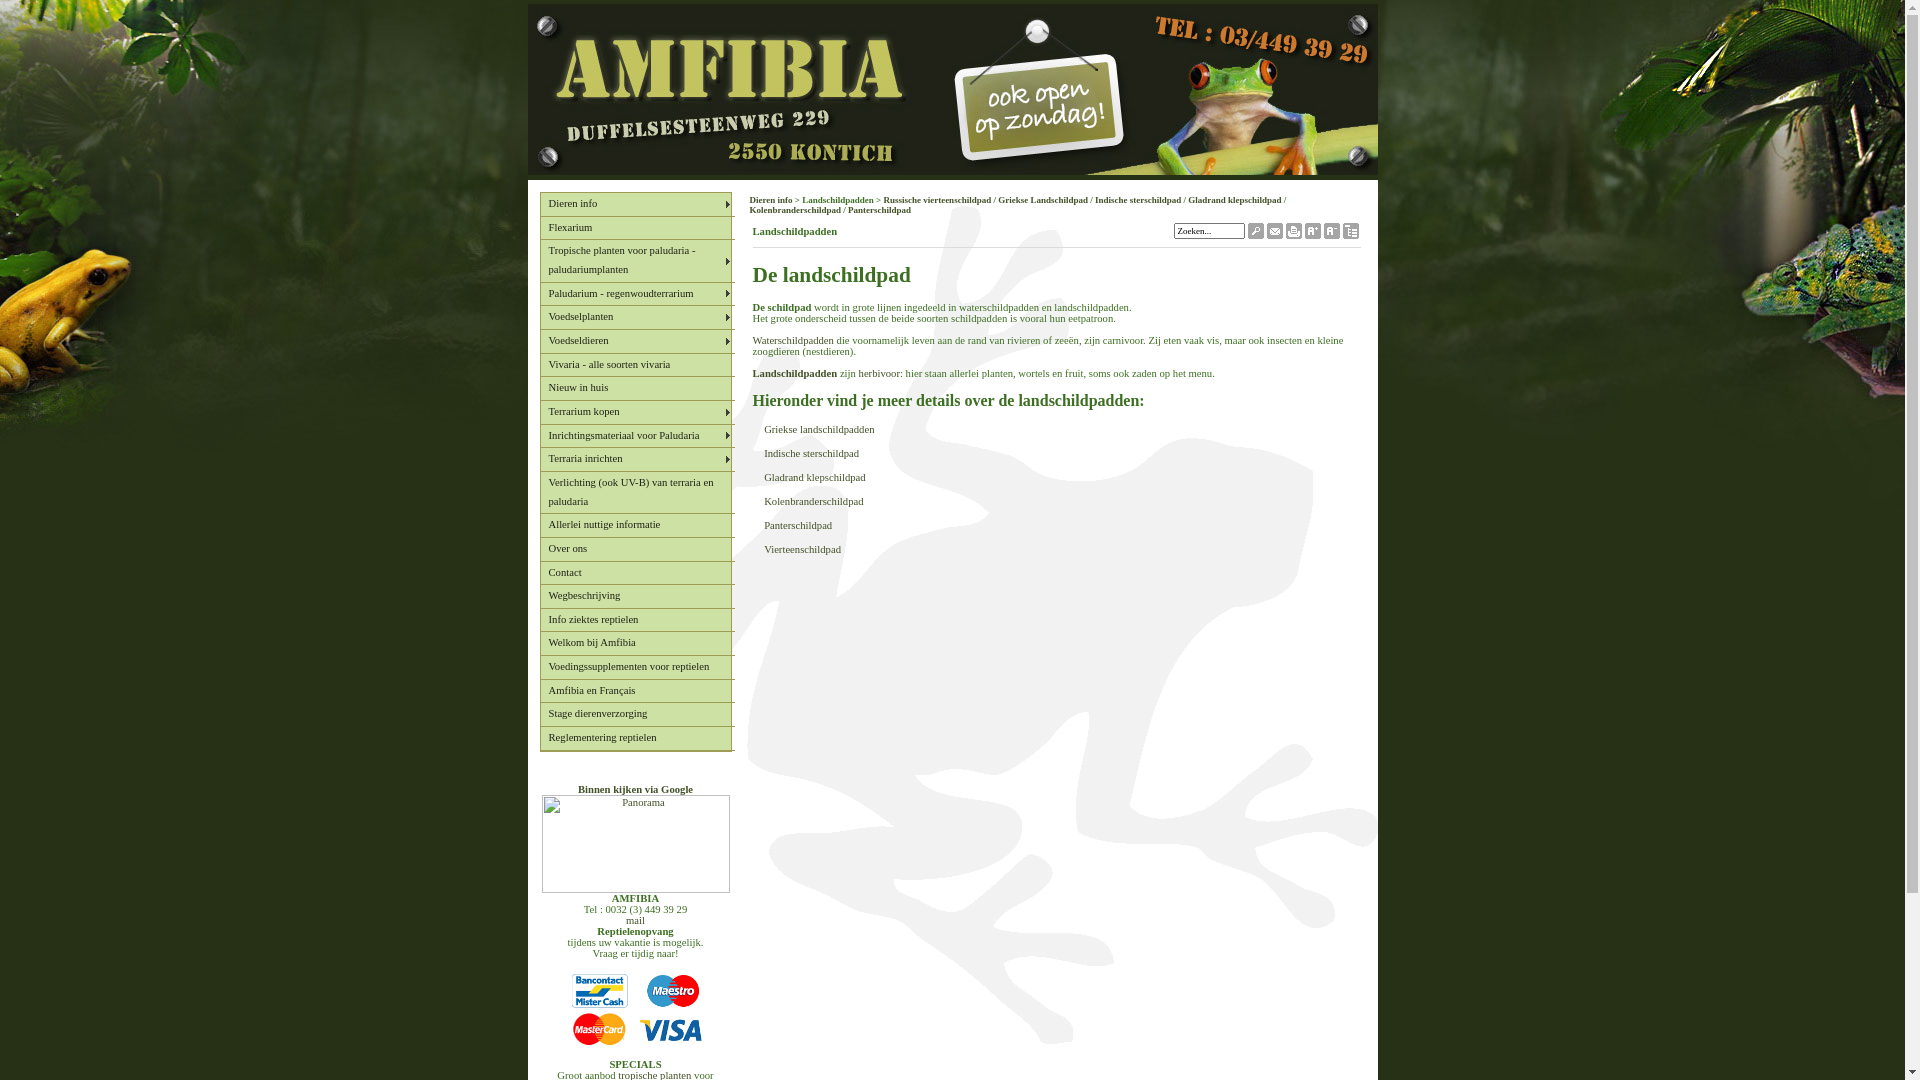  I want to click on 'Terraria inrichten', so click(636, 459).